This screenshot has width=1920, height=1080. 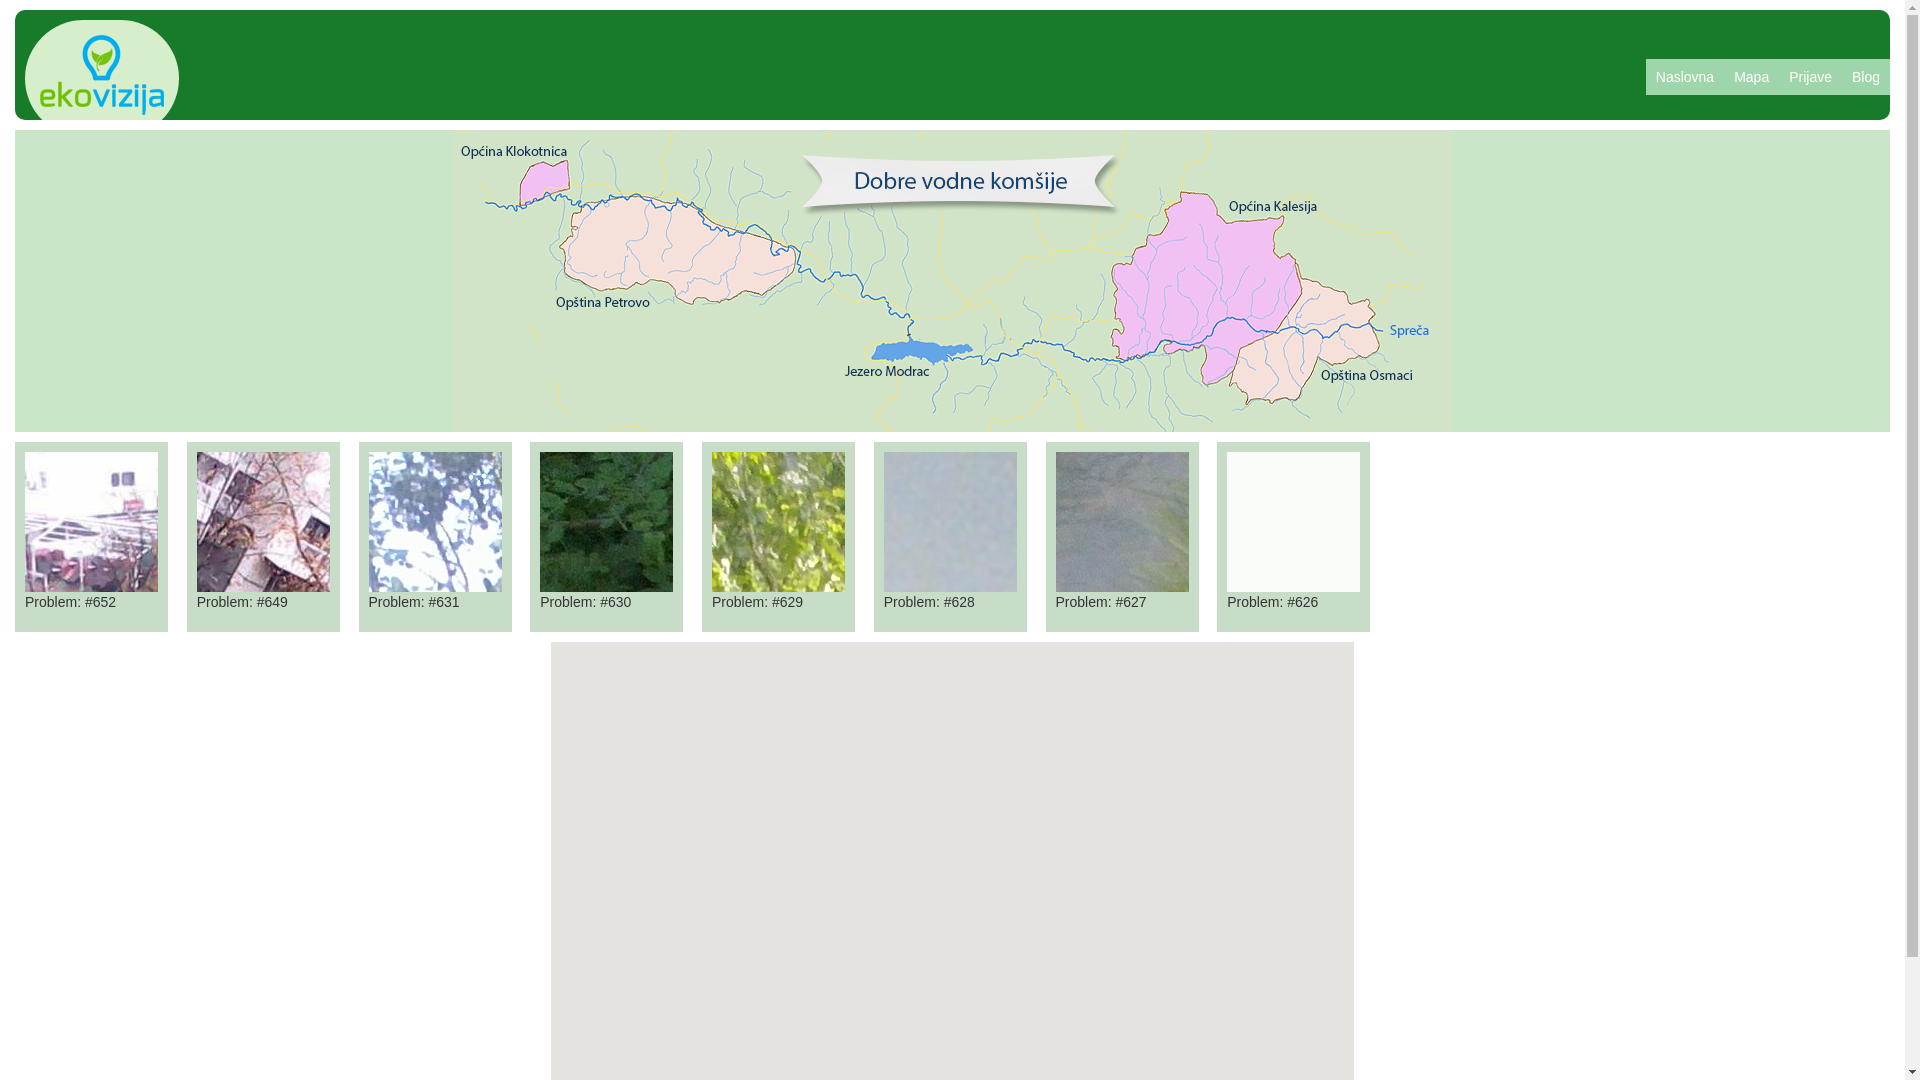 I want to click on 'Naslovna', so click(x=1683, y=76).